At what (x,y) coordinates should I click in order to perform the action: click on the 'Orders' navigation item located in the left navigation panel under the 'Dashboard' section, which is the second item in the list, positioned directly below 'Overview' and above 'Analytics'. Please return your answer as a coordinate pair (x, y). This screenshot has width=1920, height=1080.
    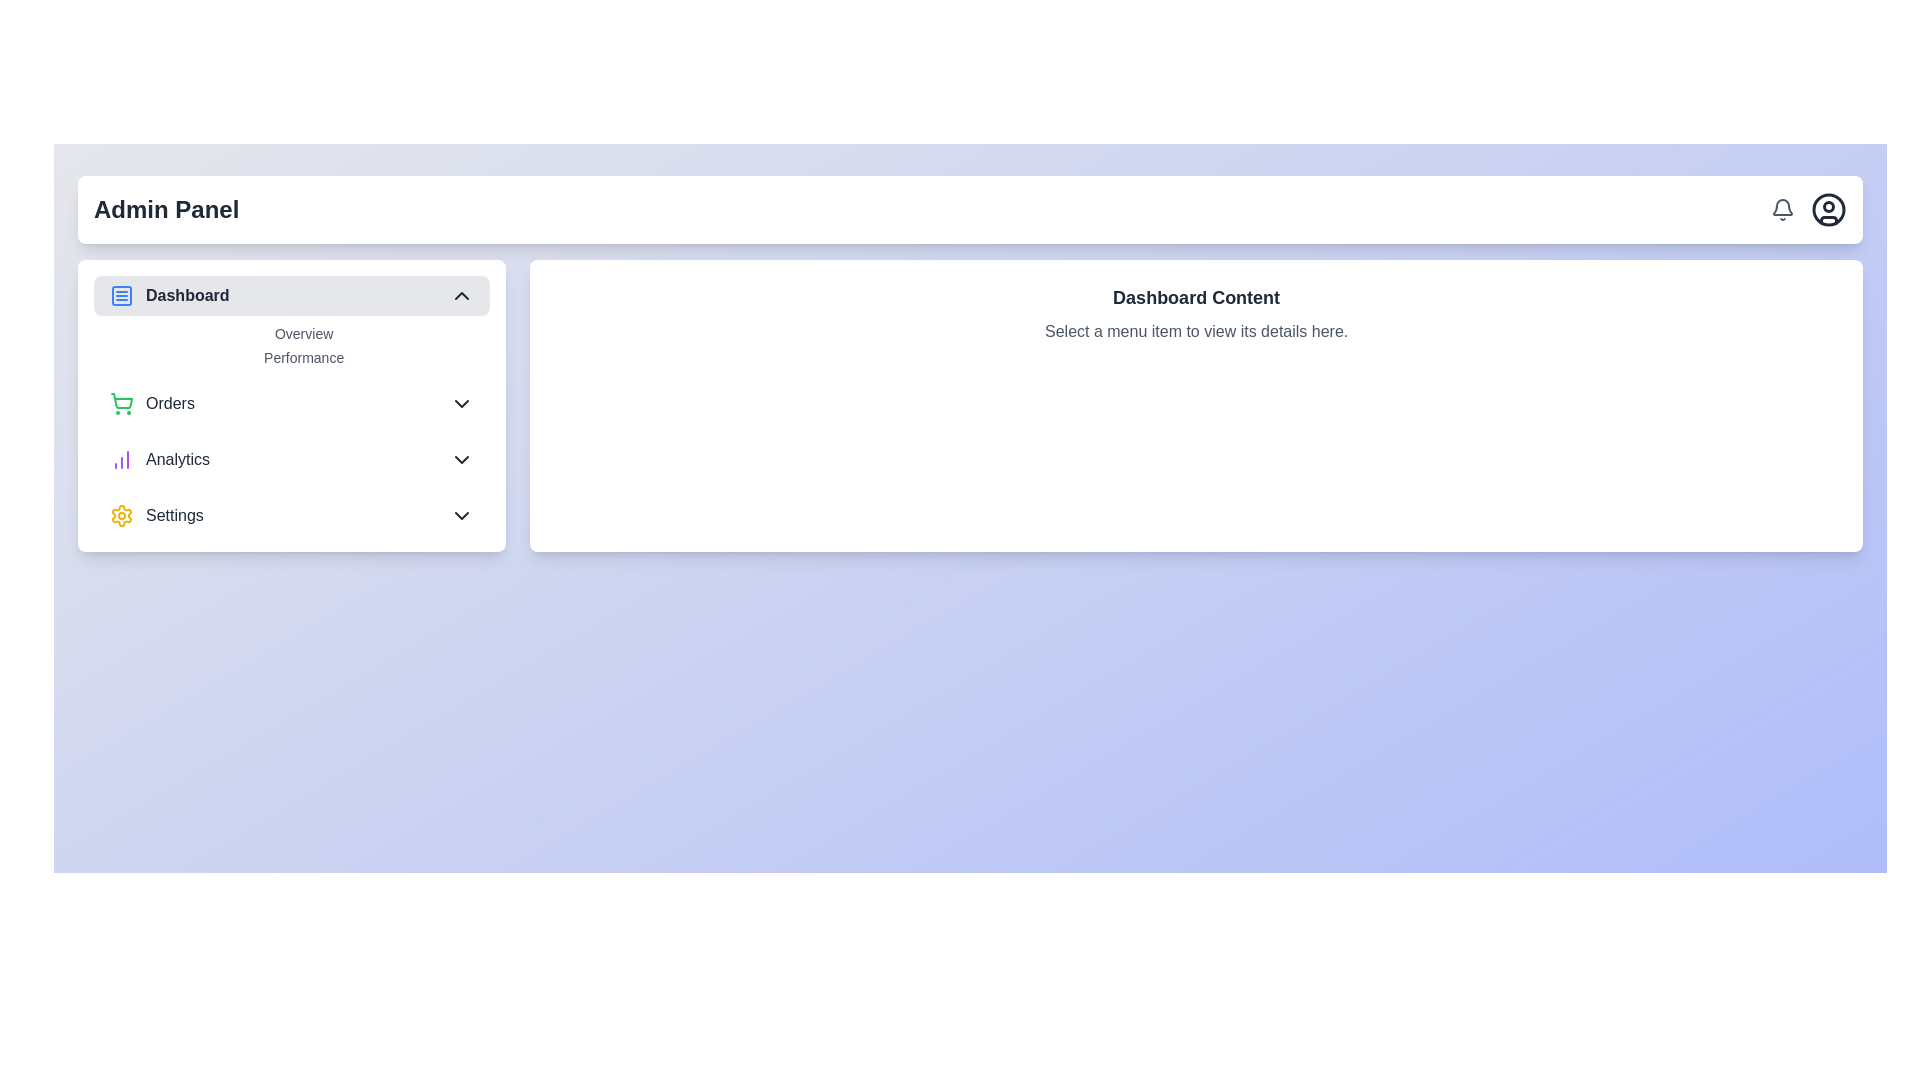
    Looking at the image, I should click on (151, 404).